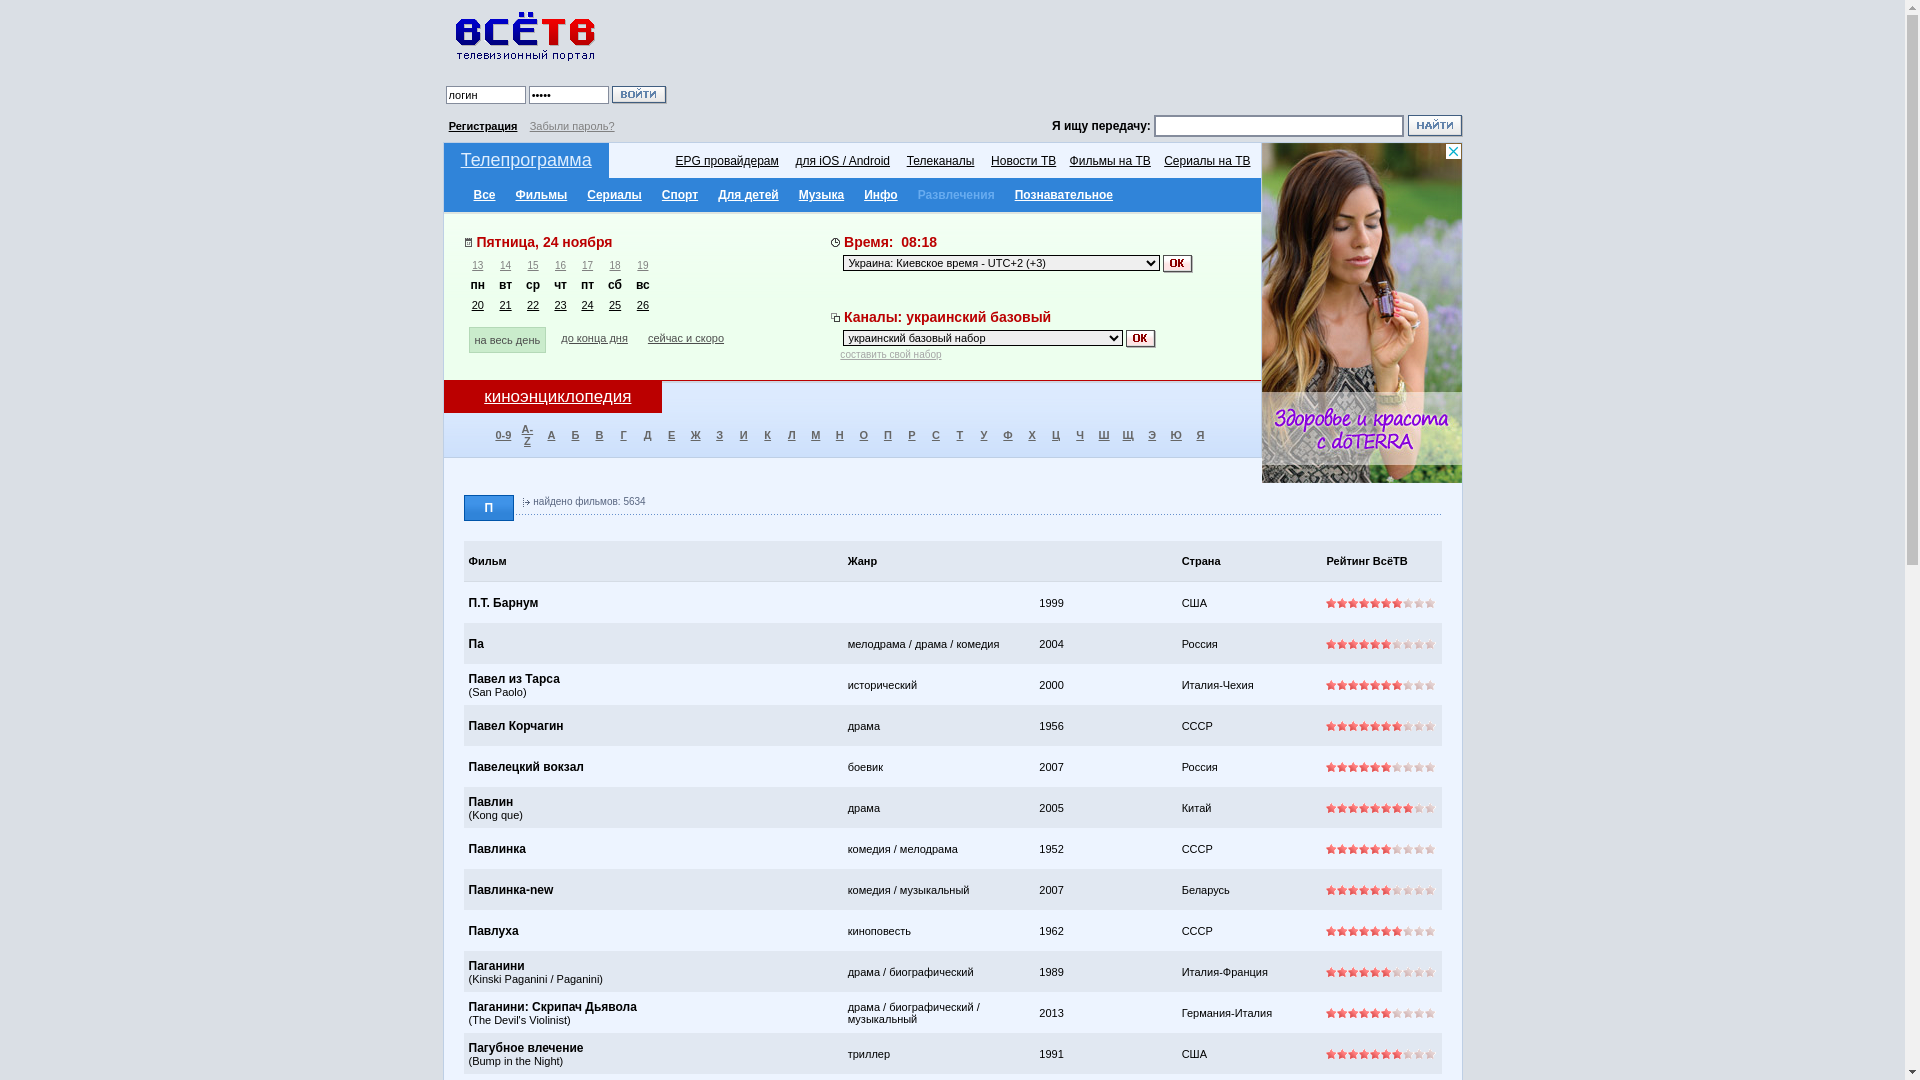 The width and height of the screenshot is (1920, 1080). Describe the element at coordinates (477, 304) in the screenshot. I see `'20'` at that location.